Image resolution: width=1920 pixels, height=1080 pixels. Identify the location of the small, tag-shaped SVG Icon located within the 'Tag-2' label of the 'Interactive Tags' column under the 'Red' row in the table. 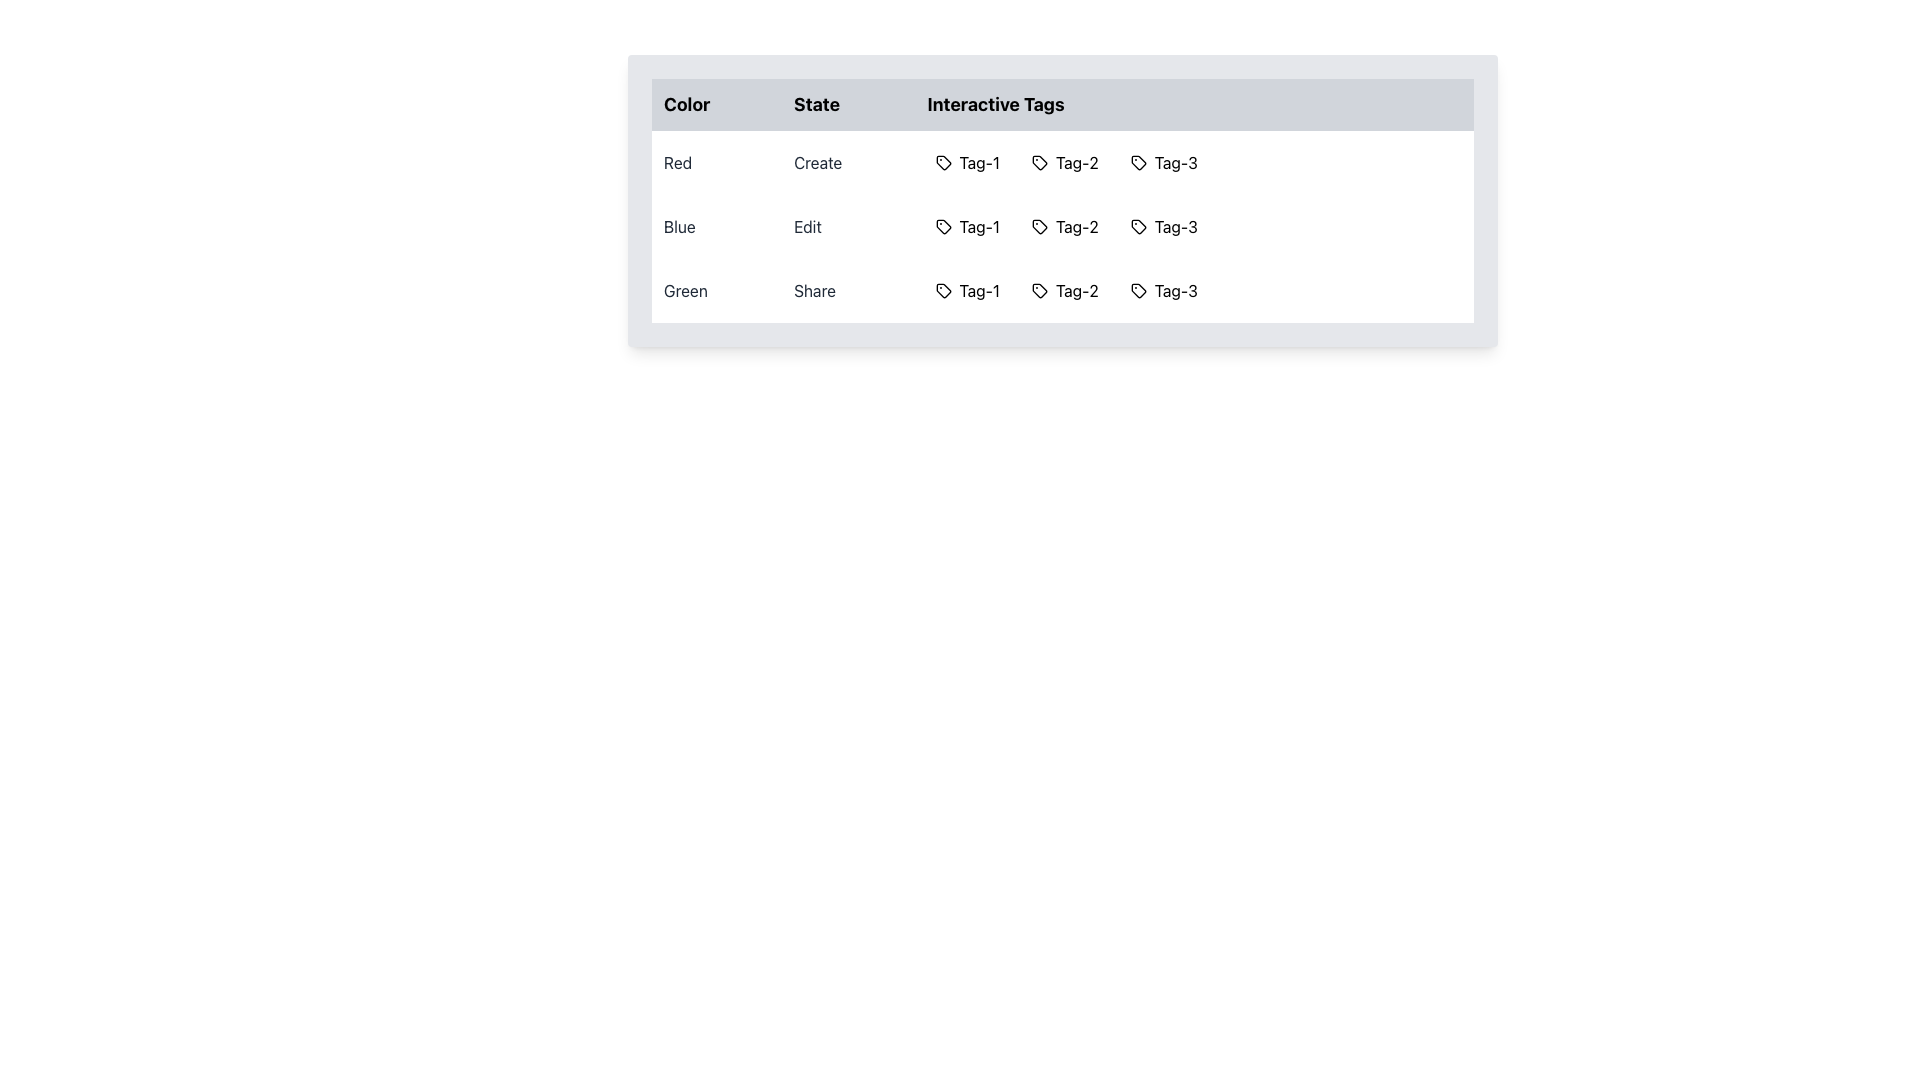
(1038, 161).